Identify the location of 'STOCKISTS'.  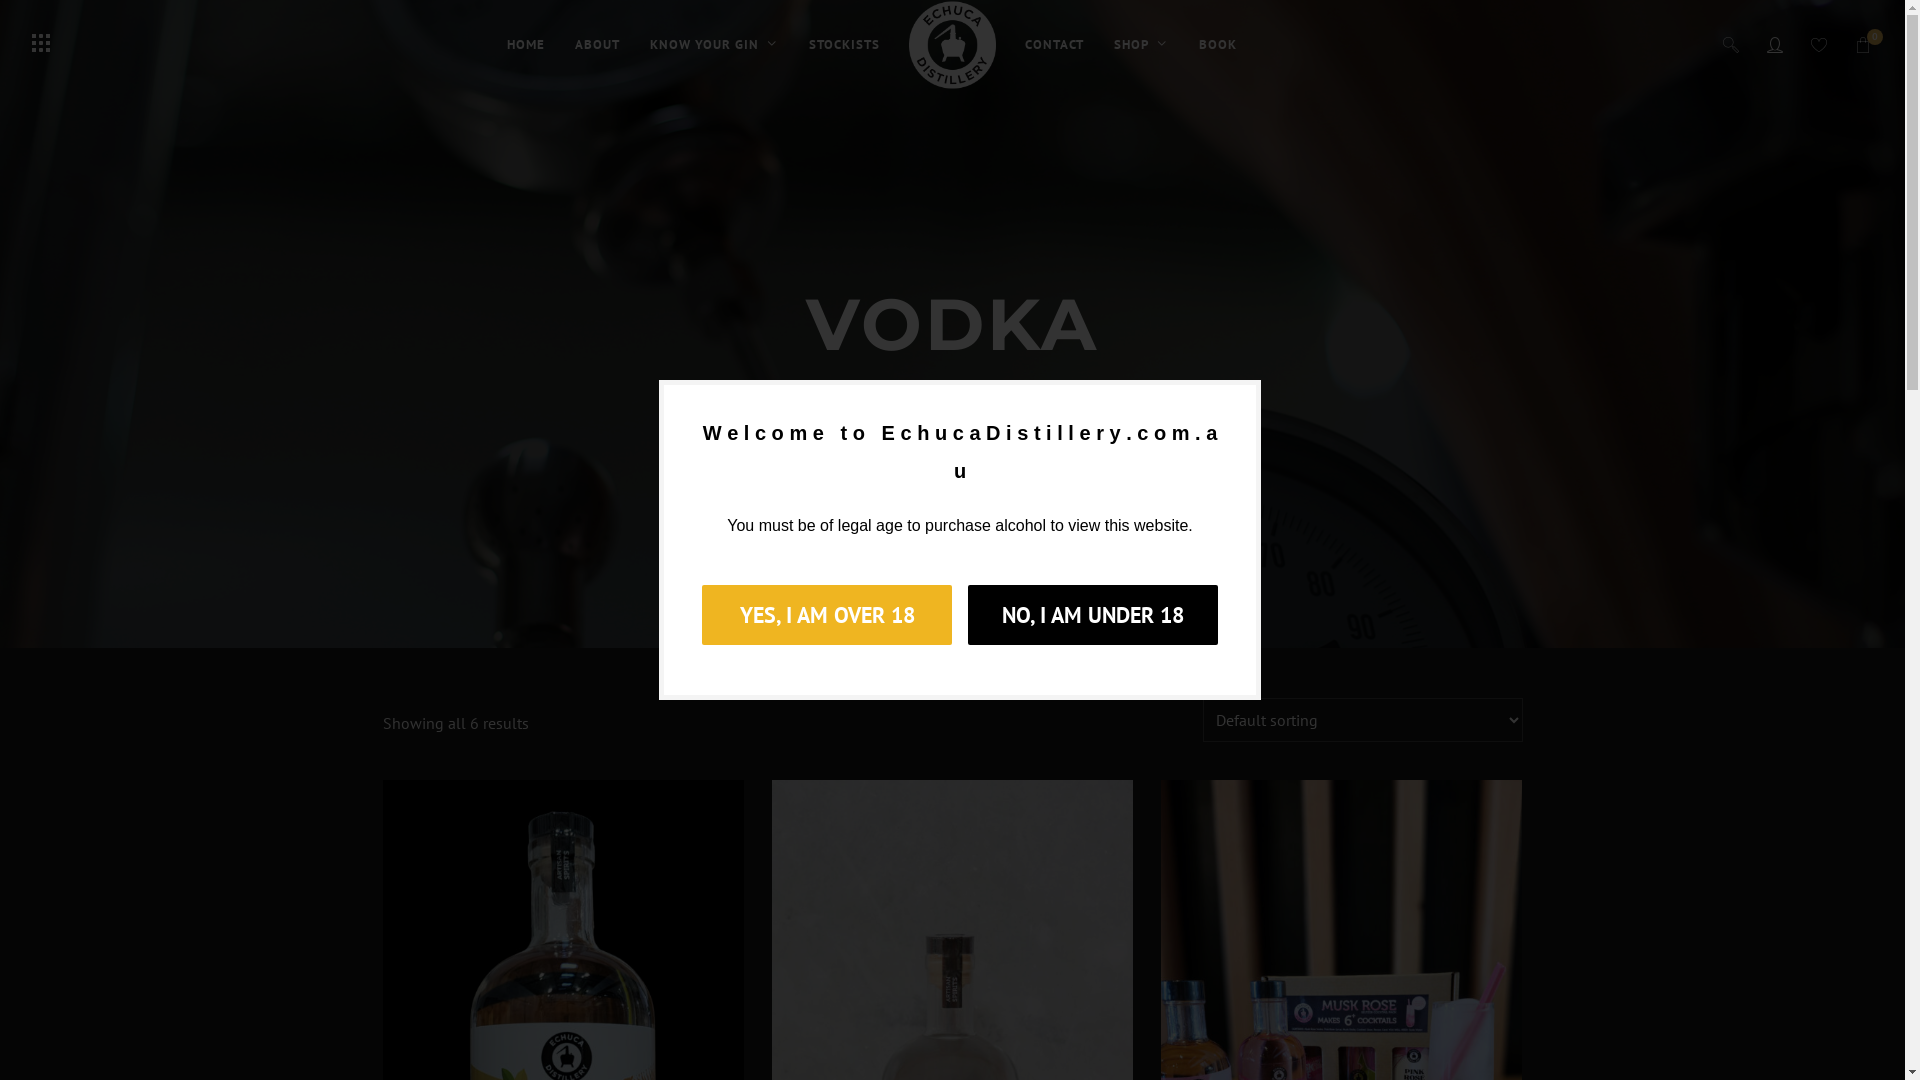
(844, 45).